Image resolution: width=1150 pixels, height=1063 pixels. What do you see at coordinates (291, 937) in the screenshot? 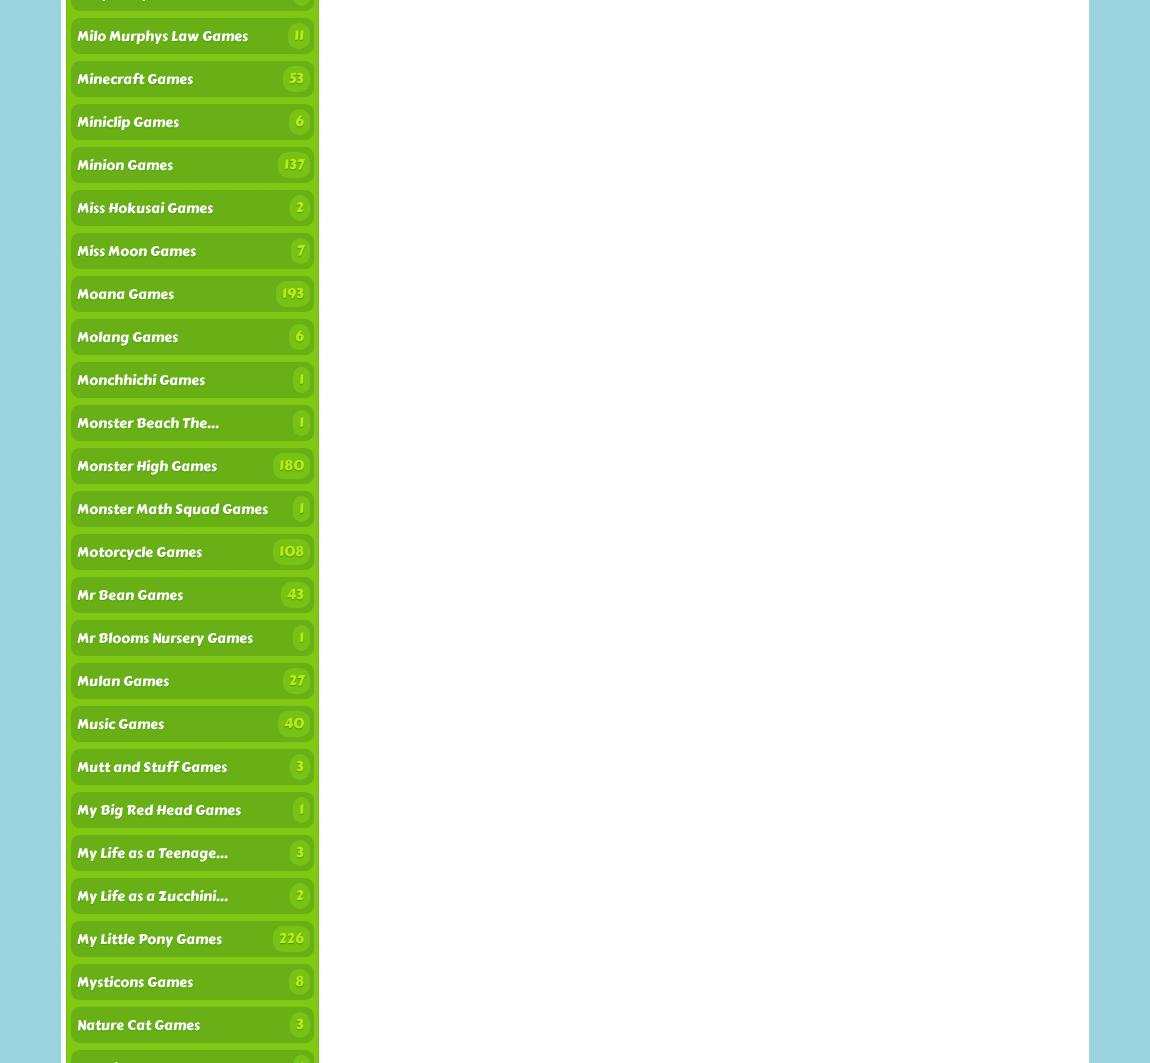
I see `'226'` at bounding box center [291, 937].